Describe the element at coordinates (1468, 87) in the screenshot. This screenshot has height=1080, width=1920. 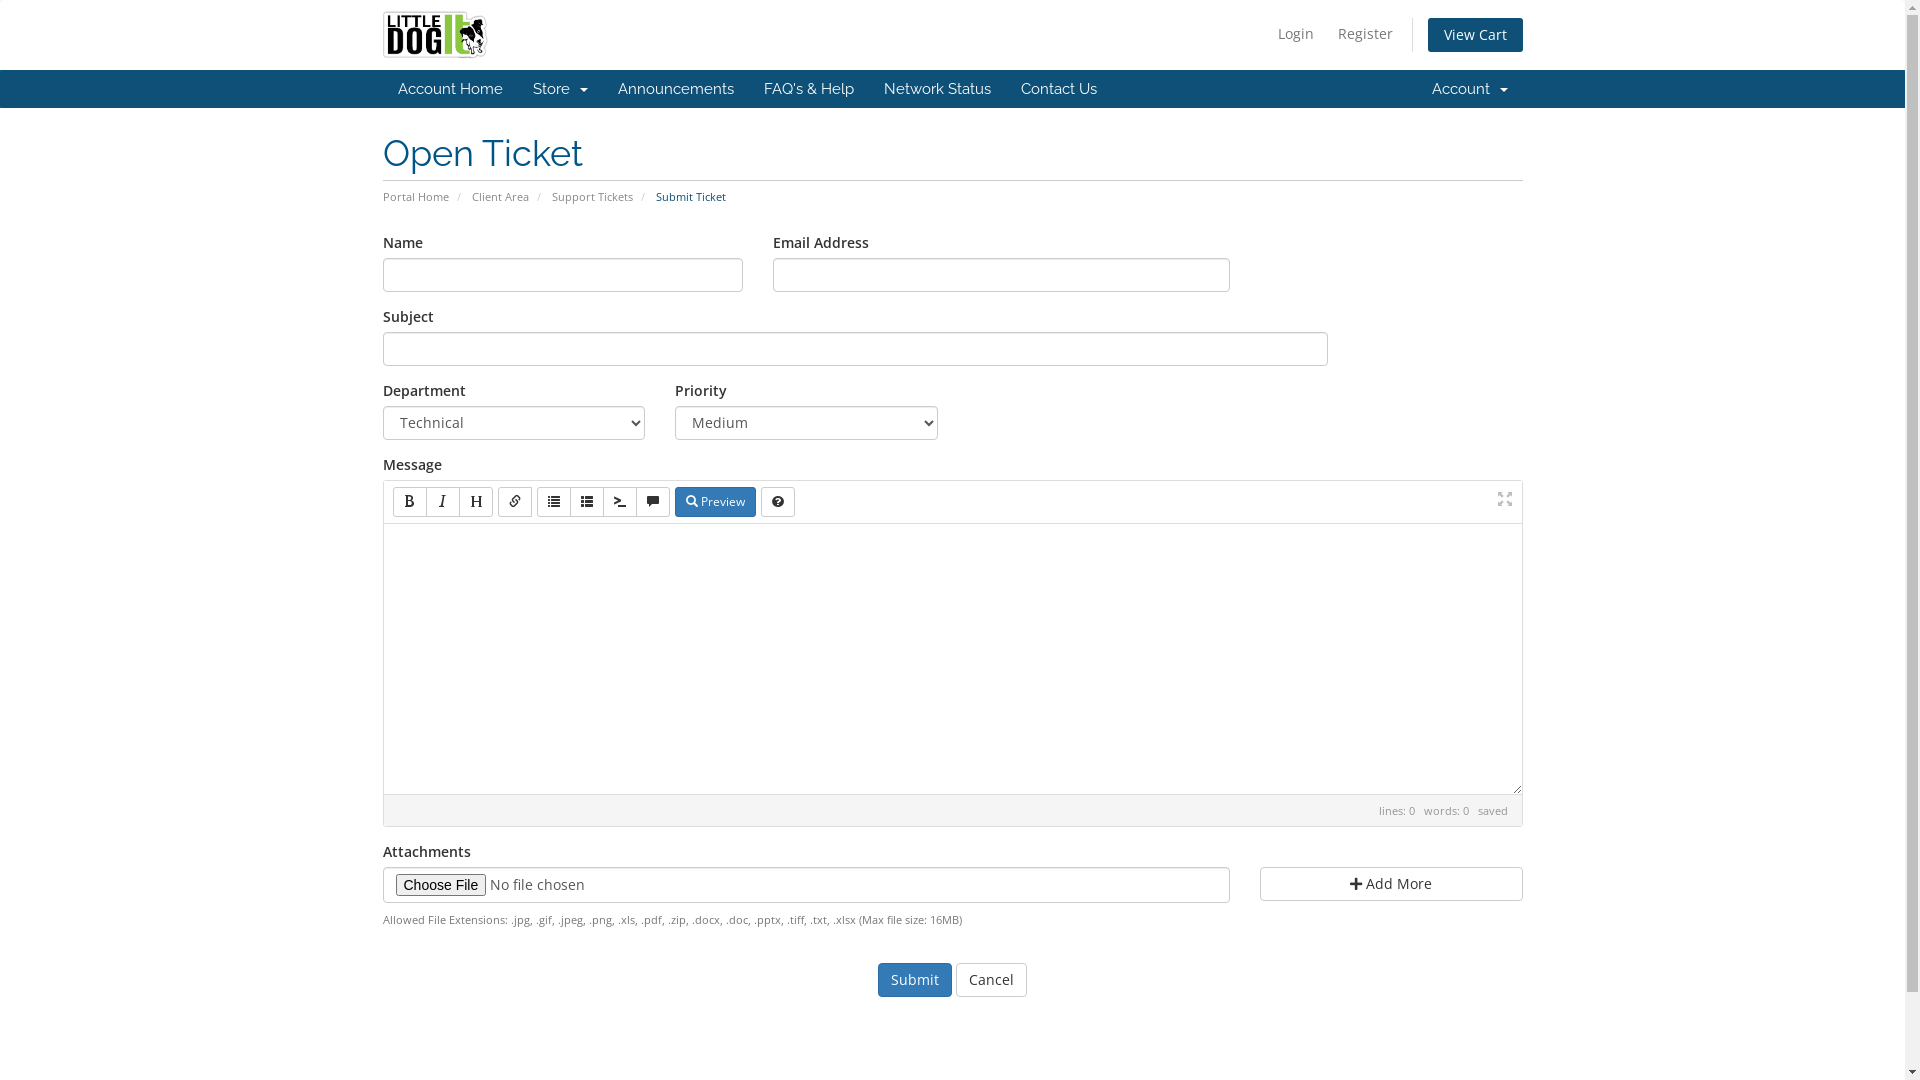
I see `'Account  '` at that location.